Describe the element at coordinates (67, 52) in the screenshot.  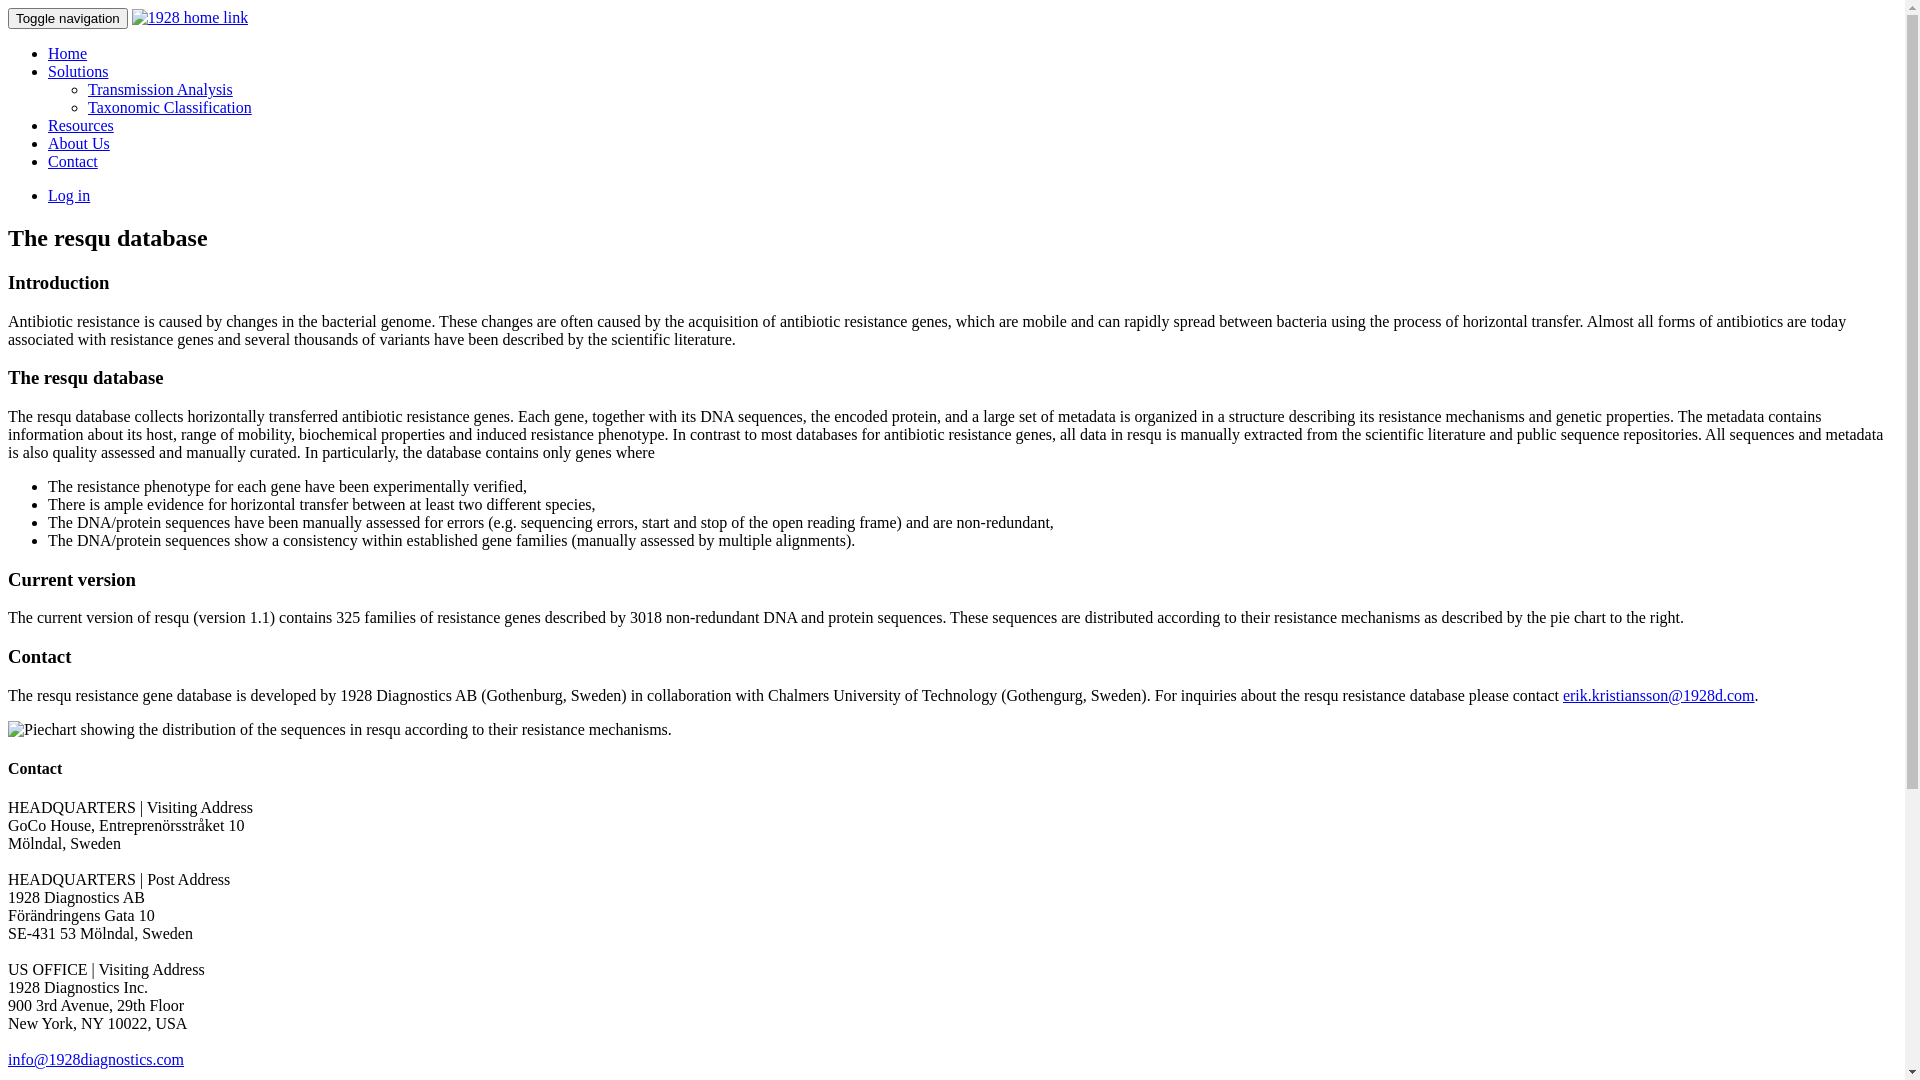
I see `'Home'` at that location.